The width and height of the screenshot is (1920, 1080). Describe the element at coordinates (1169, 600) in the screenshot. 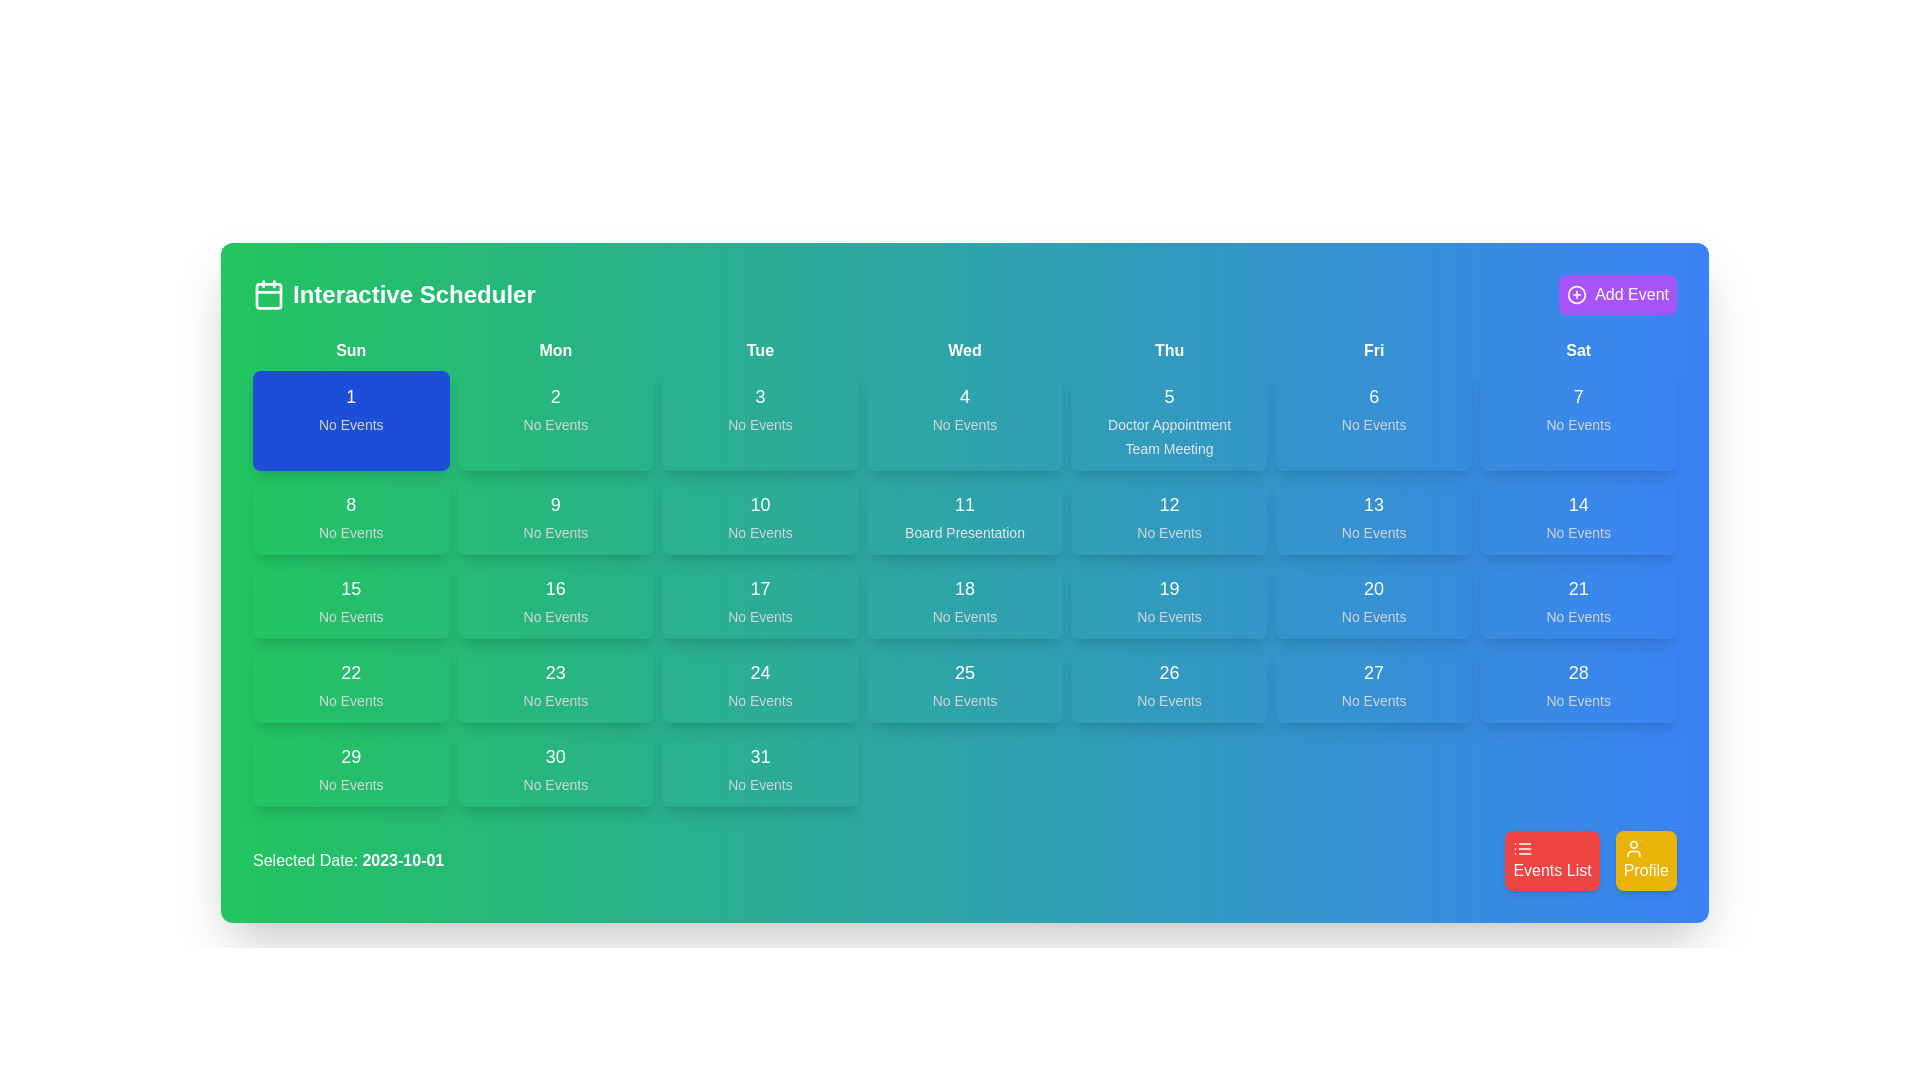

I see `the light blue rectangular card displaying '19' and 'No Events' located` at that location.